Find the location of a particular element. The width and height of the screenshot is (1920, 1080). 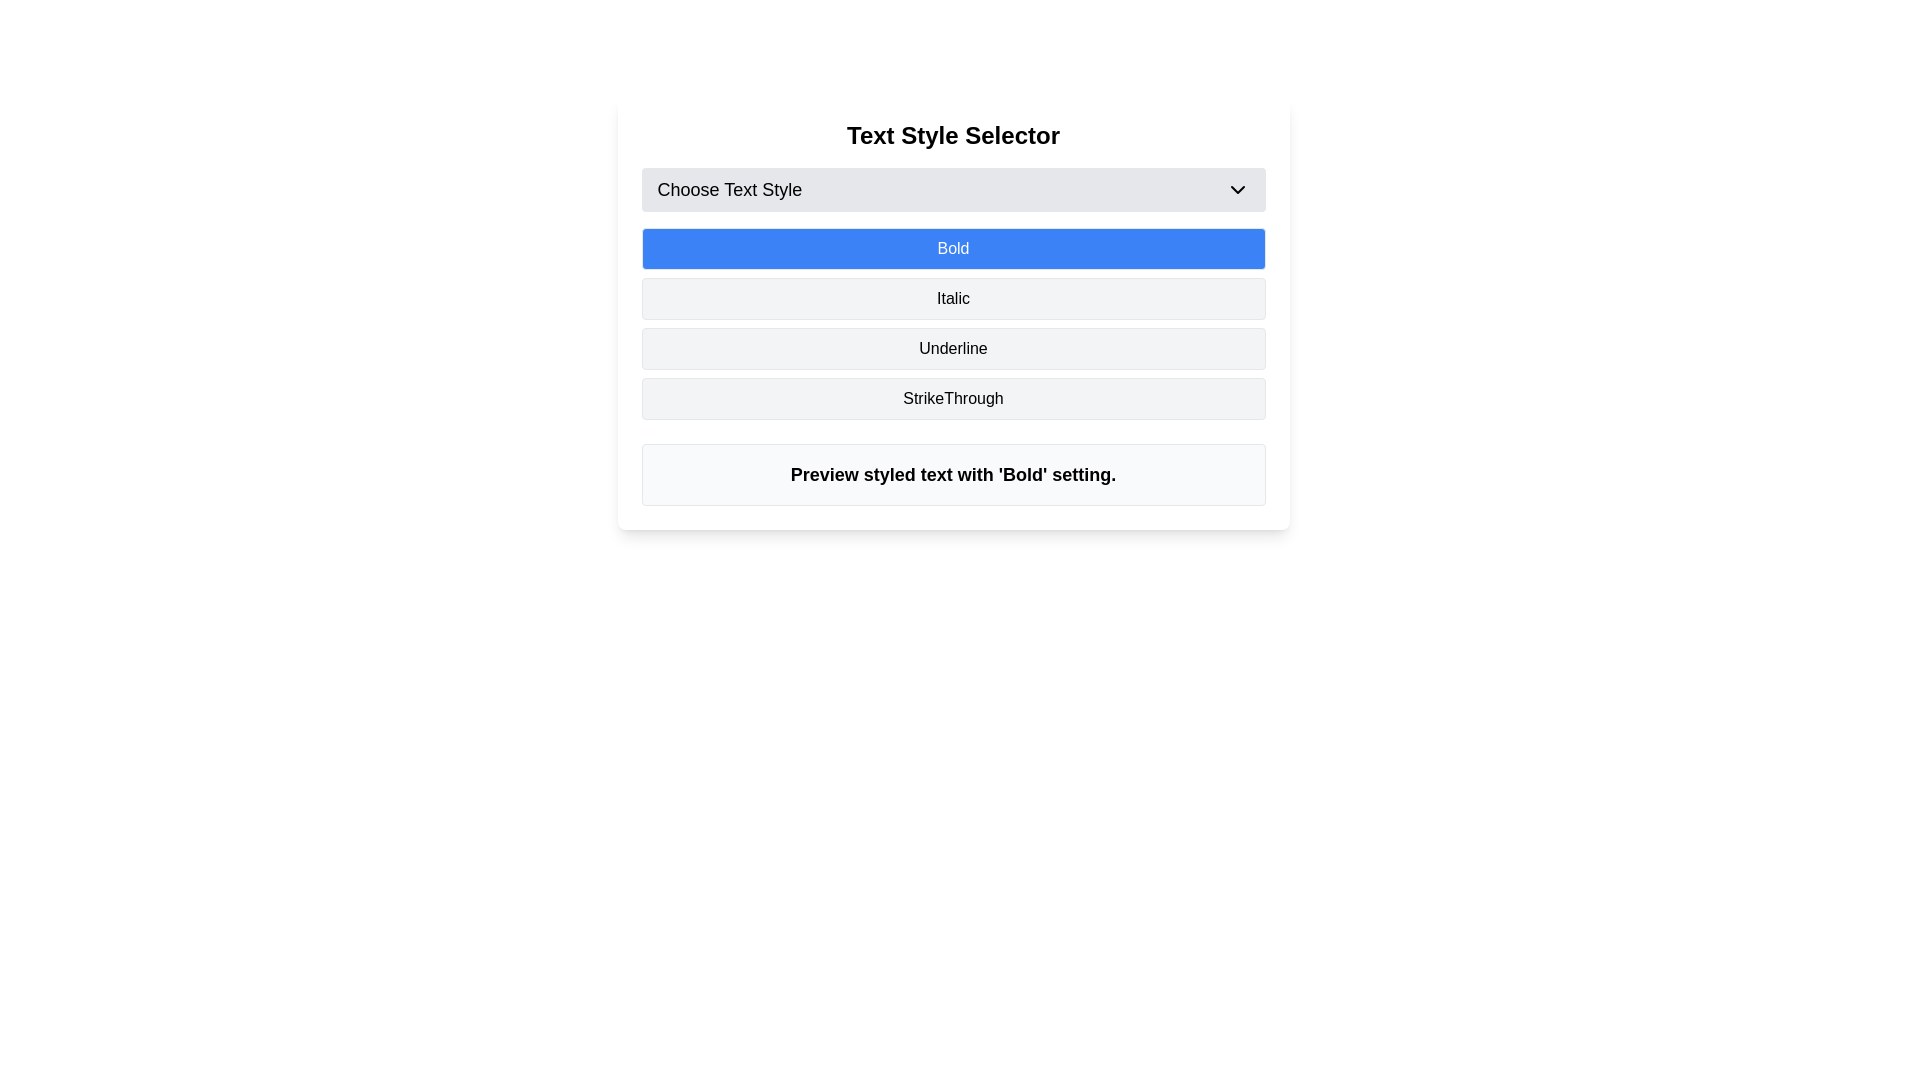

the chevron icon located to the right of the text 'Choose Text Style' is located at coordinates (1236, 189).